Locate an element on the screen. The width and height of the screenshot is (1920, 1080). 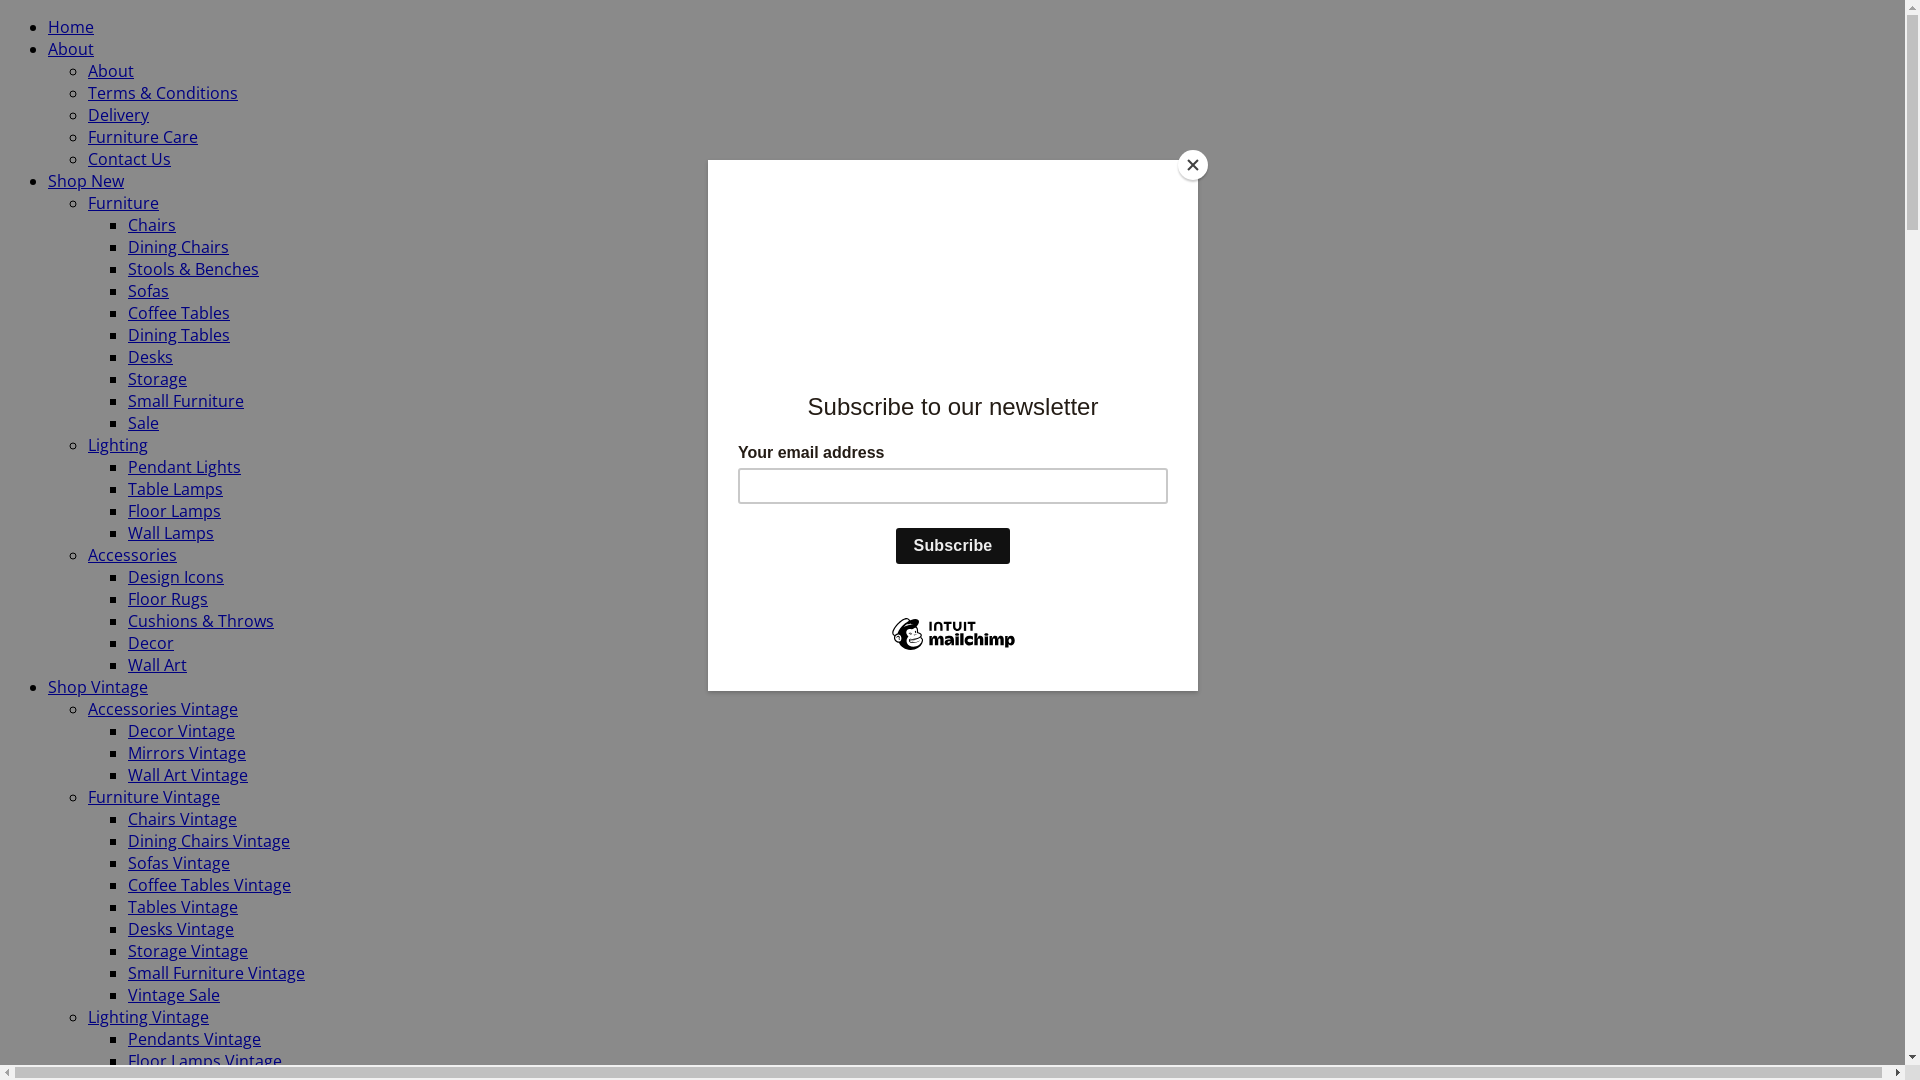
'Wall Art Vintage' is located at coordinates (187, 774).